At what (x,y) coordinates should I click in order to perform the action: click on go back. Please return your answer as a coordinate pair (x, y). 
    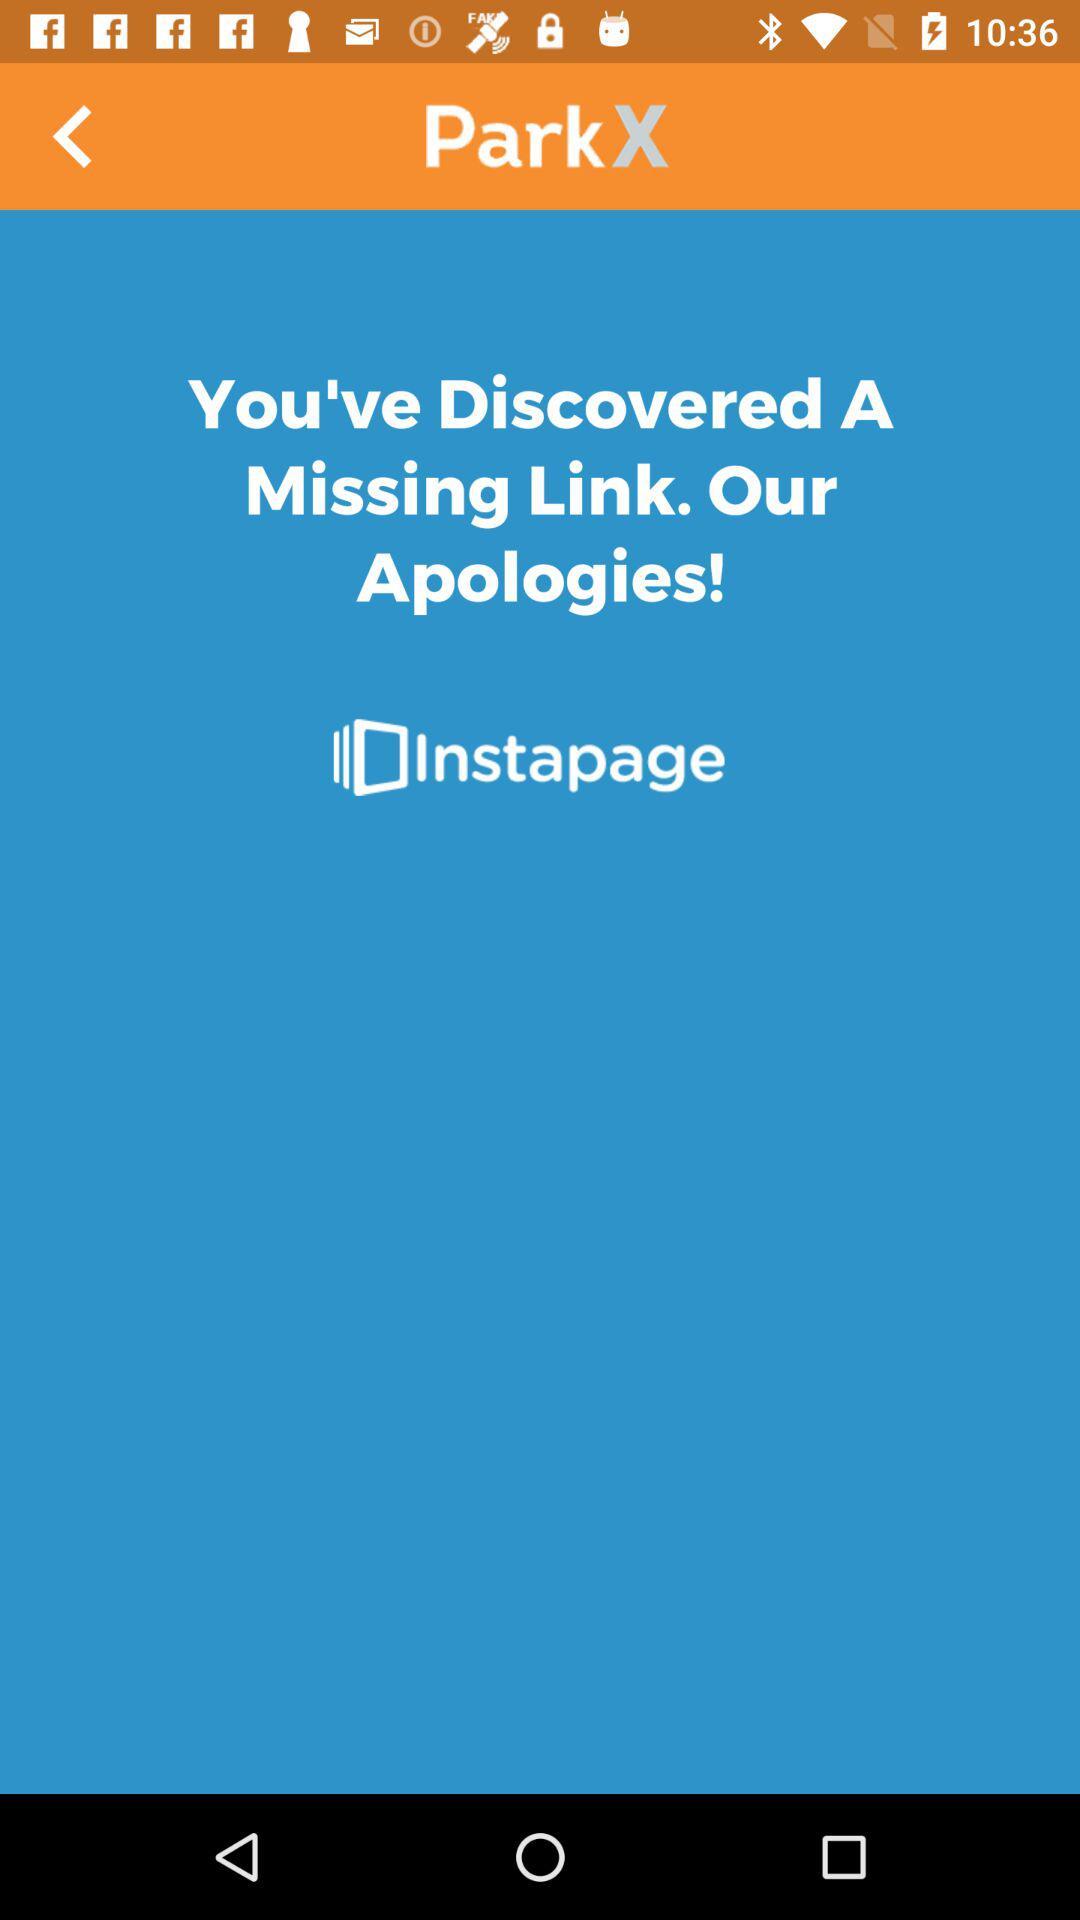
    Looking at the image, I should click on (72, 135).